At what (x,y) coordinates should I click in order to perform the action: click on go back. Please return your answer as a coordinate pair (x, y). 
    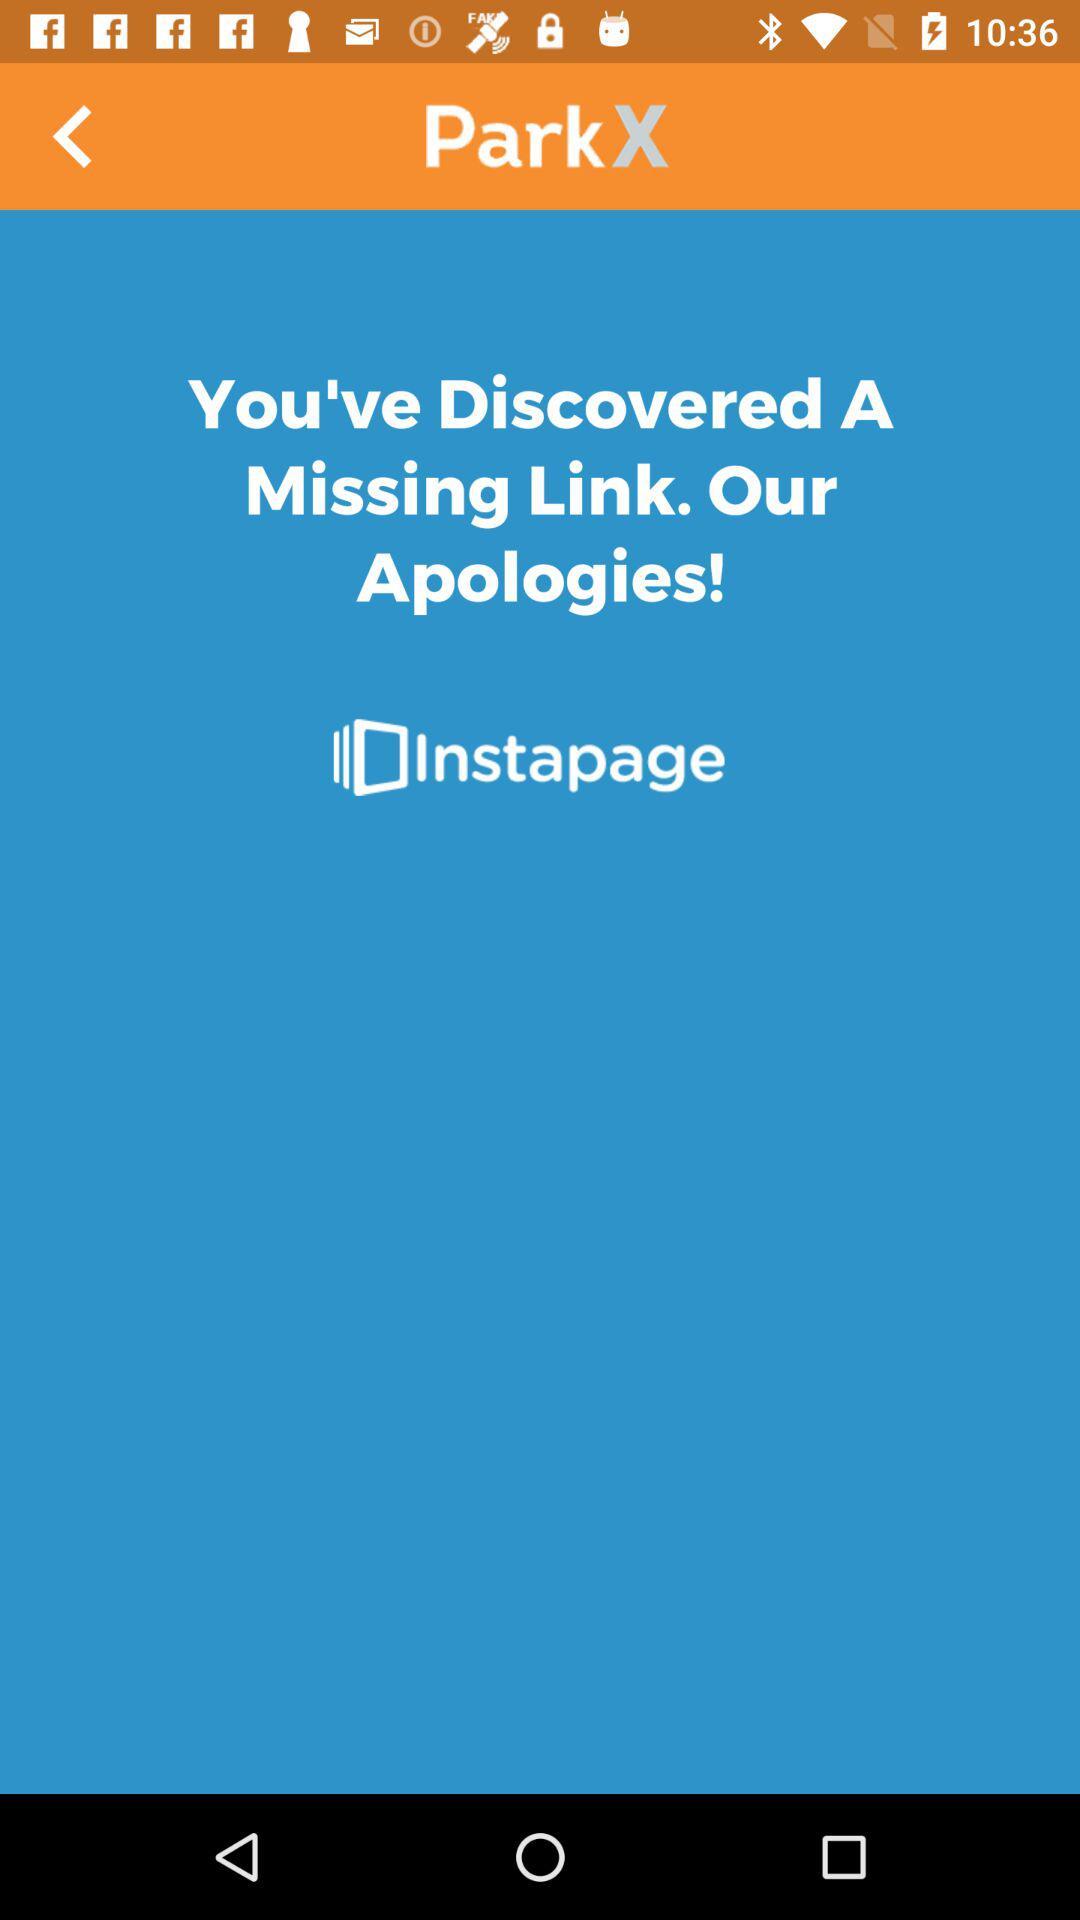
    Looking at the image, I should click on (72, 135).